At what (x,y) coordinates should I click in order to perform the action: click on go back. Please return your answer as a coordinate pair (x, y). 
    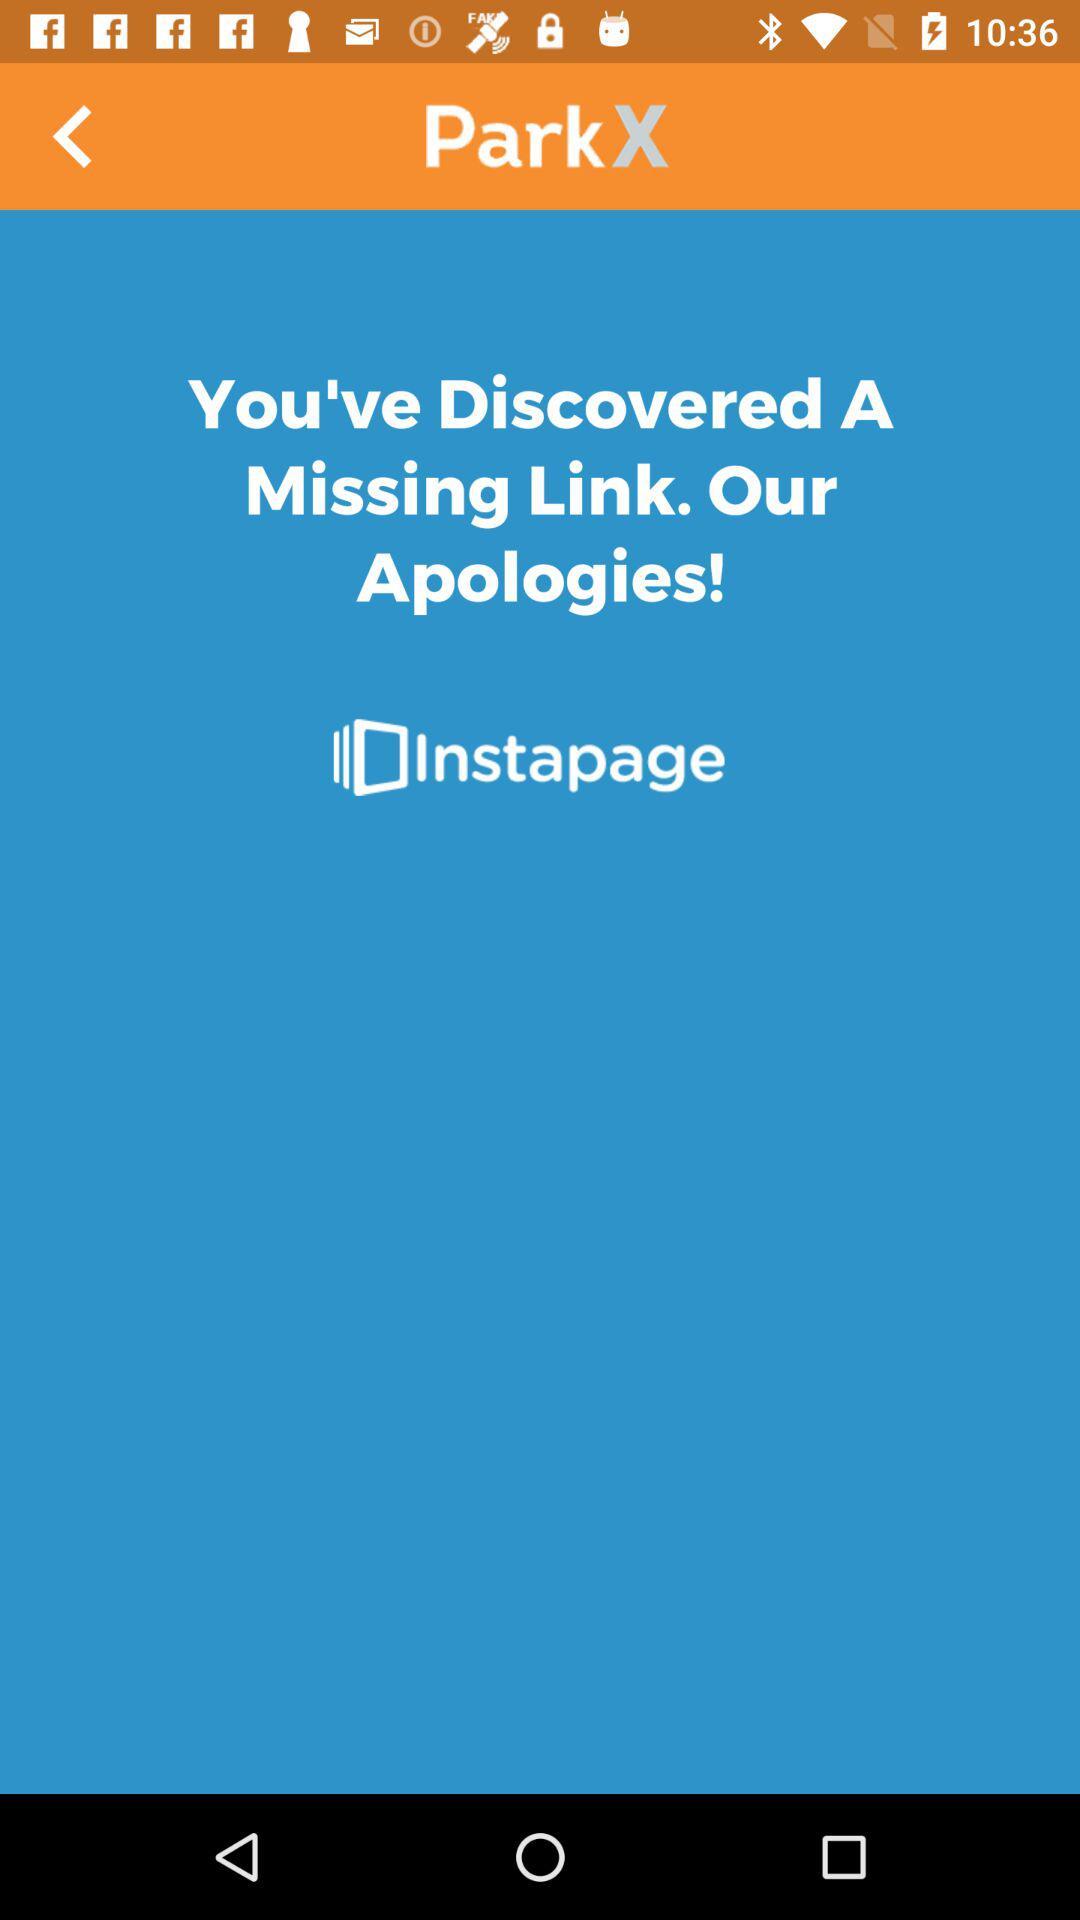
    Looking at the image, I should click on (72, 135).